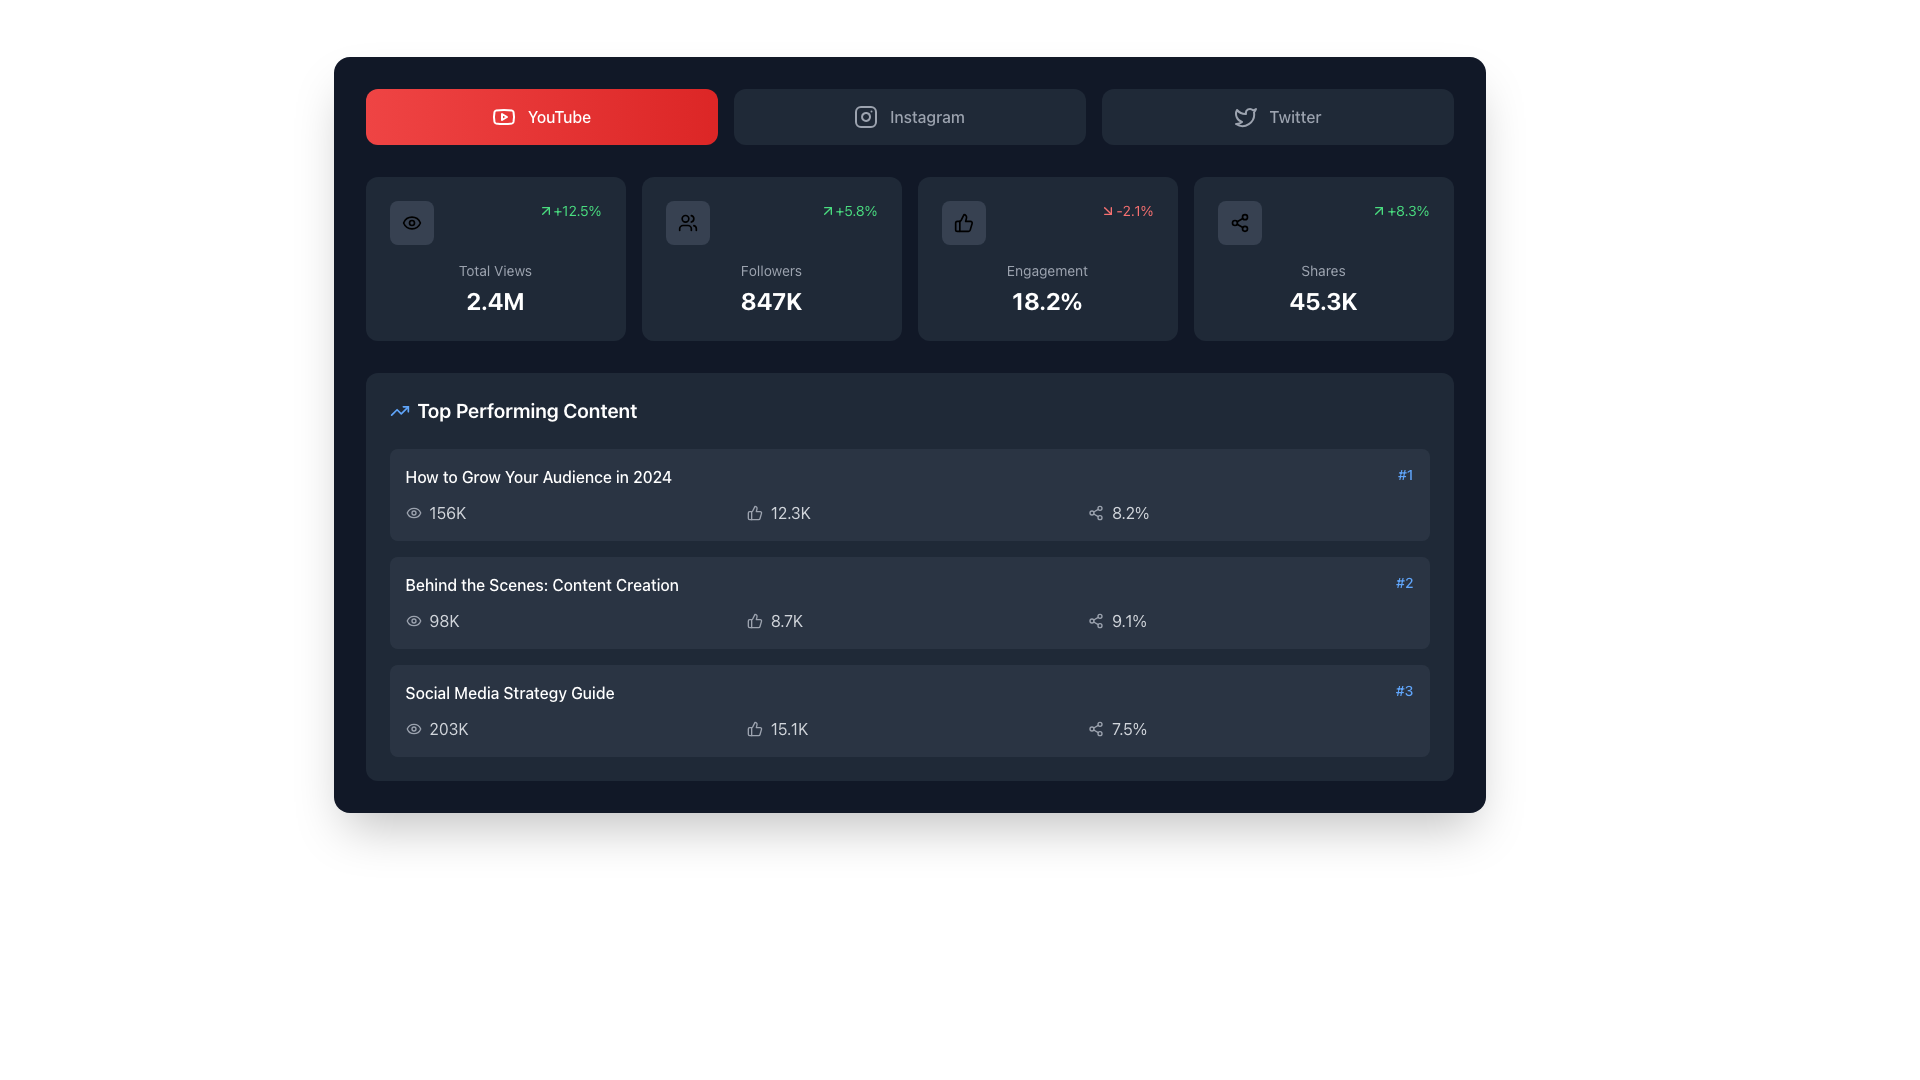  Describe the element at coordinates (1323, 223) in the screenshot. I see `percentage value displayed in green font, which indicates positive growth, located in the top-right corner of the 'Shares' statistic card component` at that location.